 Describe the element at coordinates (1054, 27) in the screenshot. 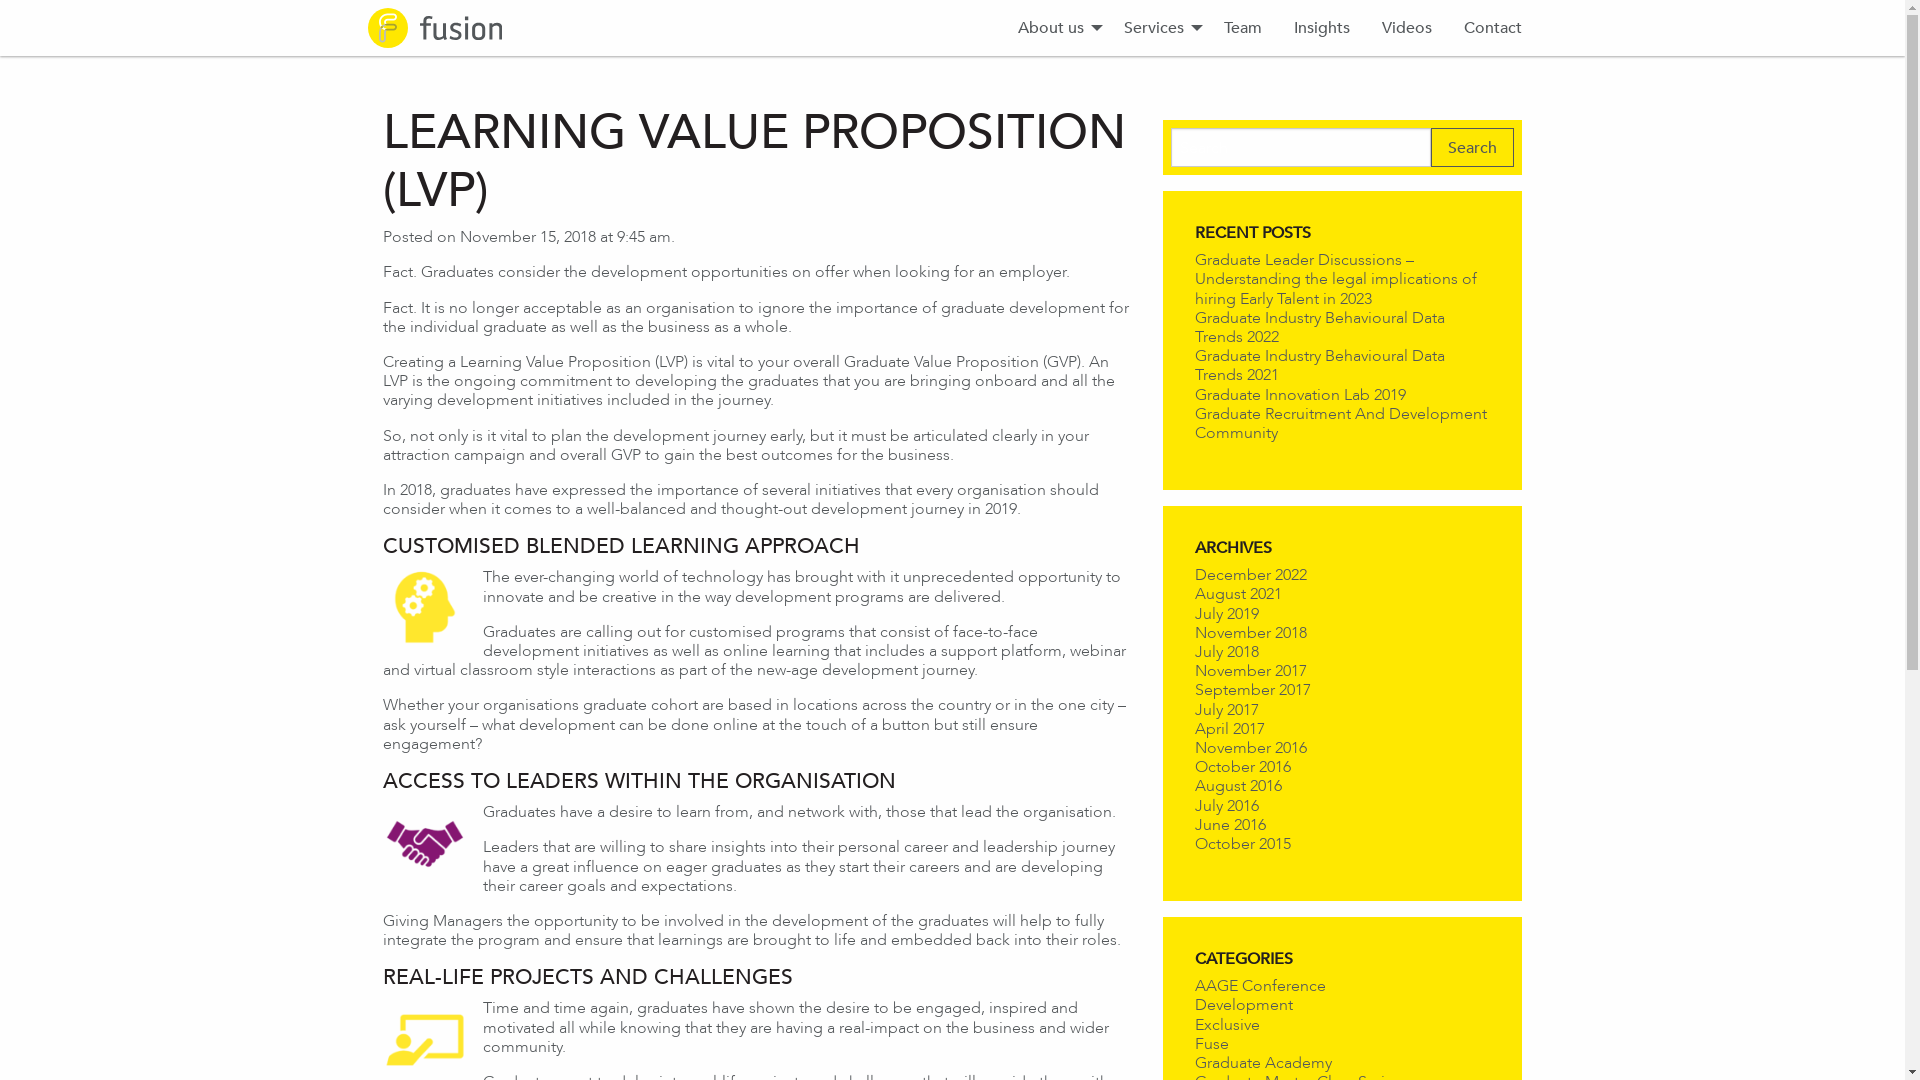

I see `'About us'` at that location.